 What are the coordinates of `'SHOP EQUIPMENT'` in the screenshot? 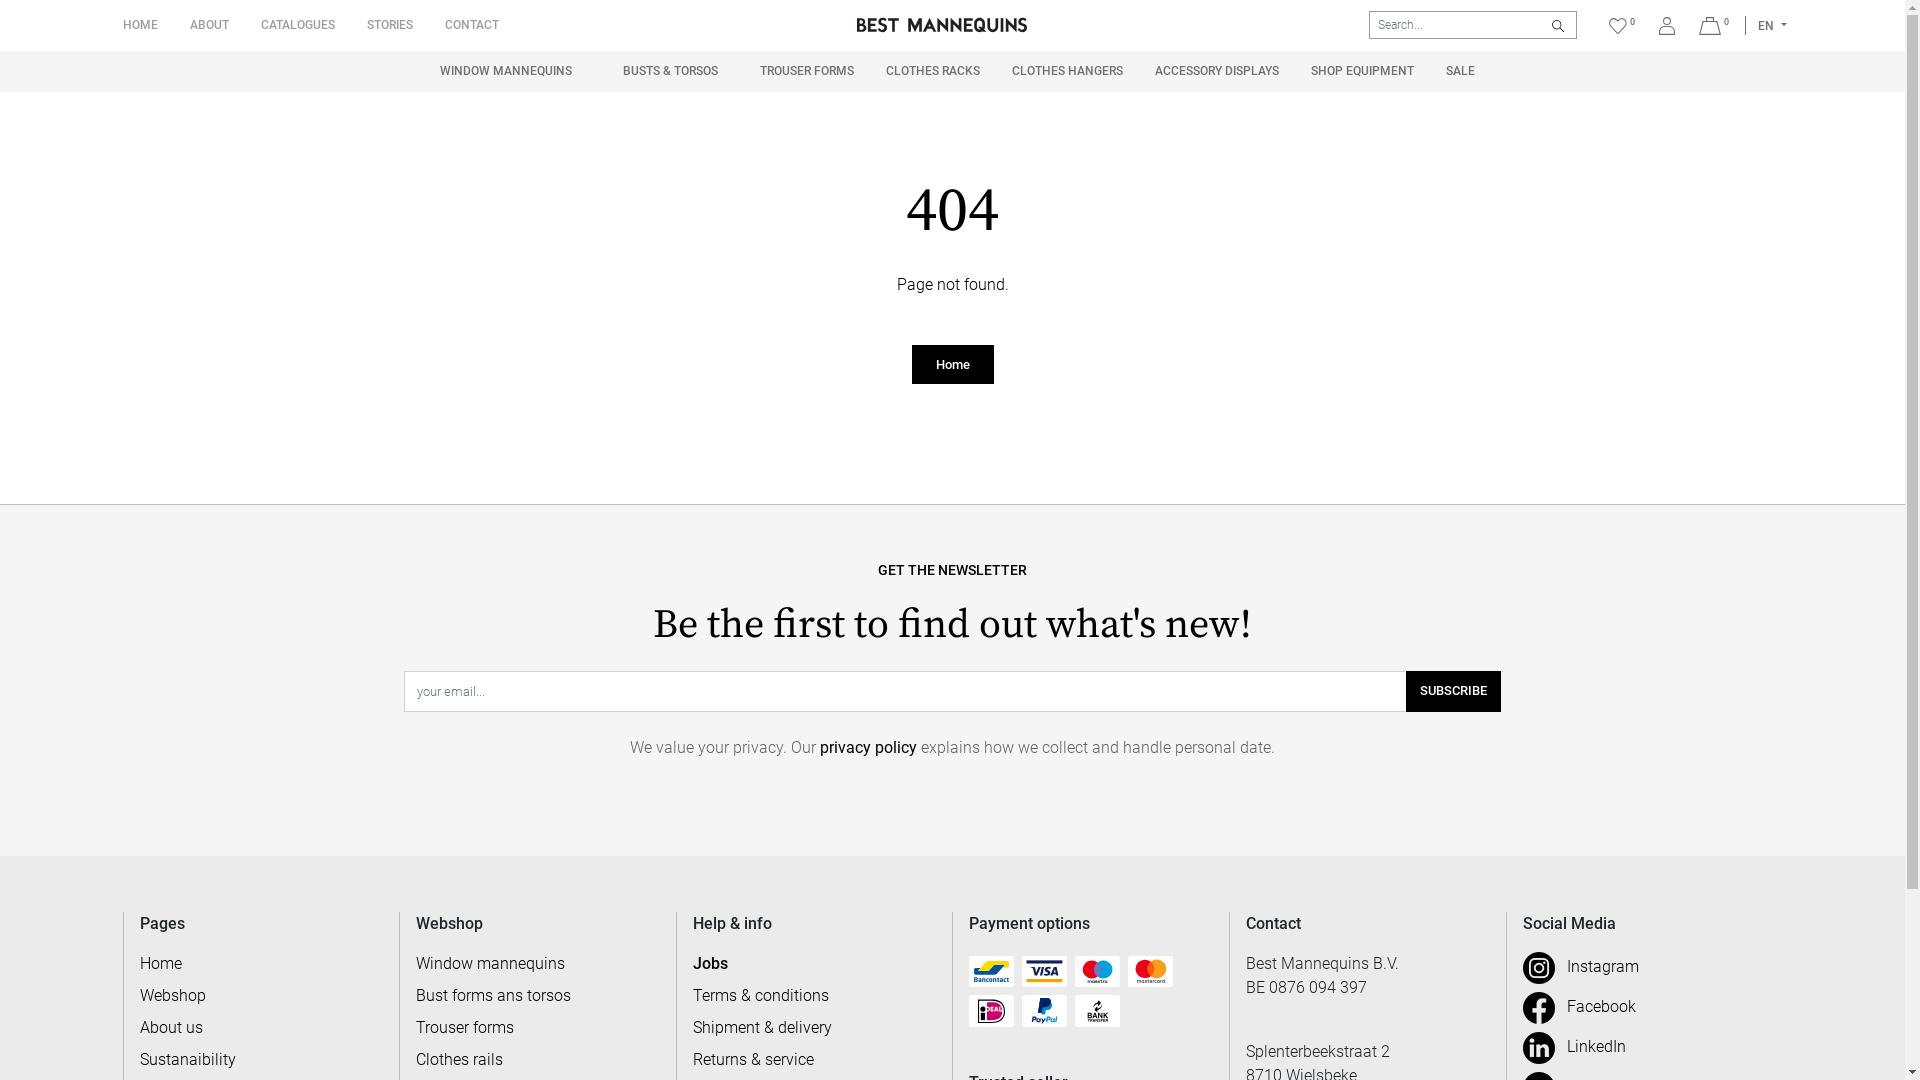 It's located at (1361, 69).